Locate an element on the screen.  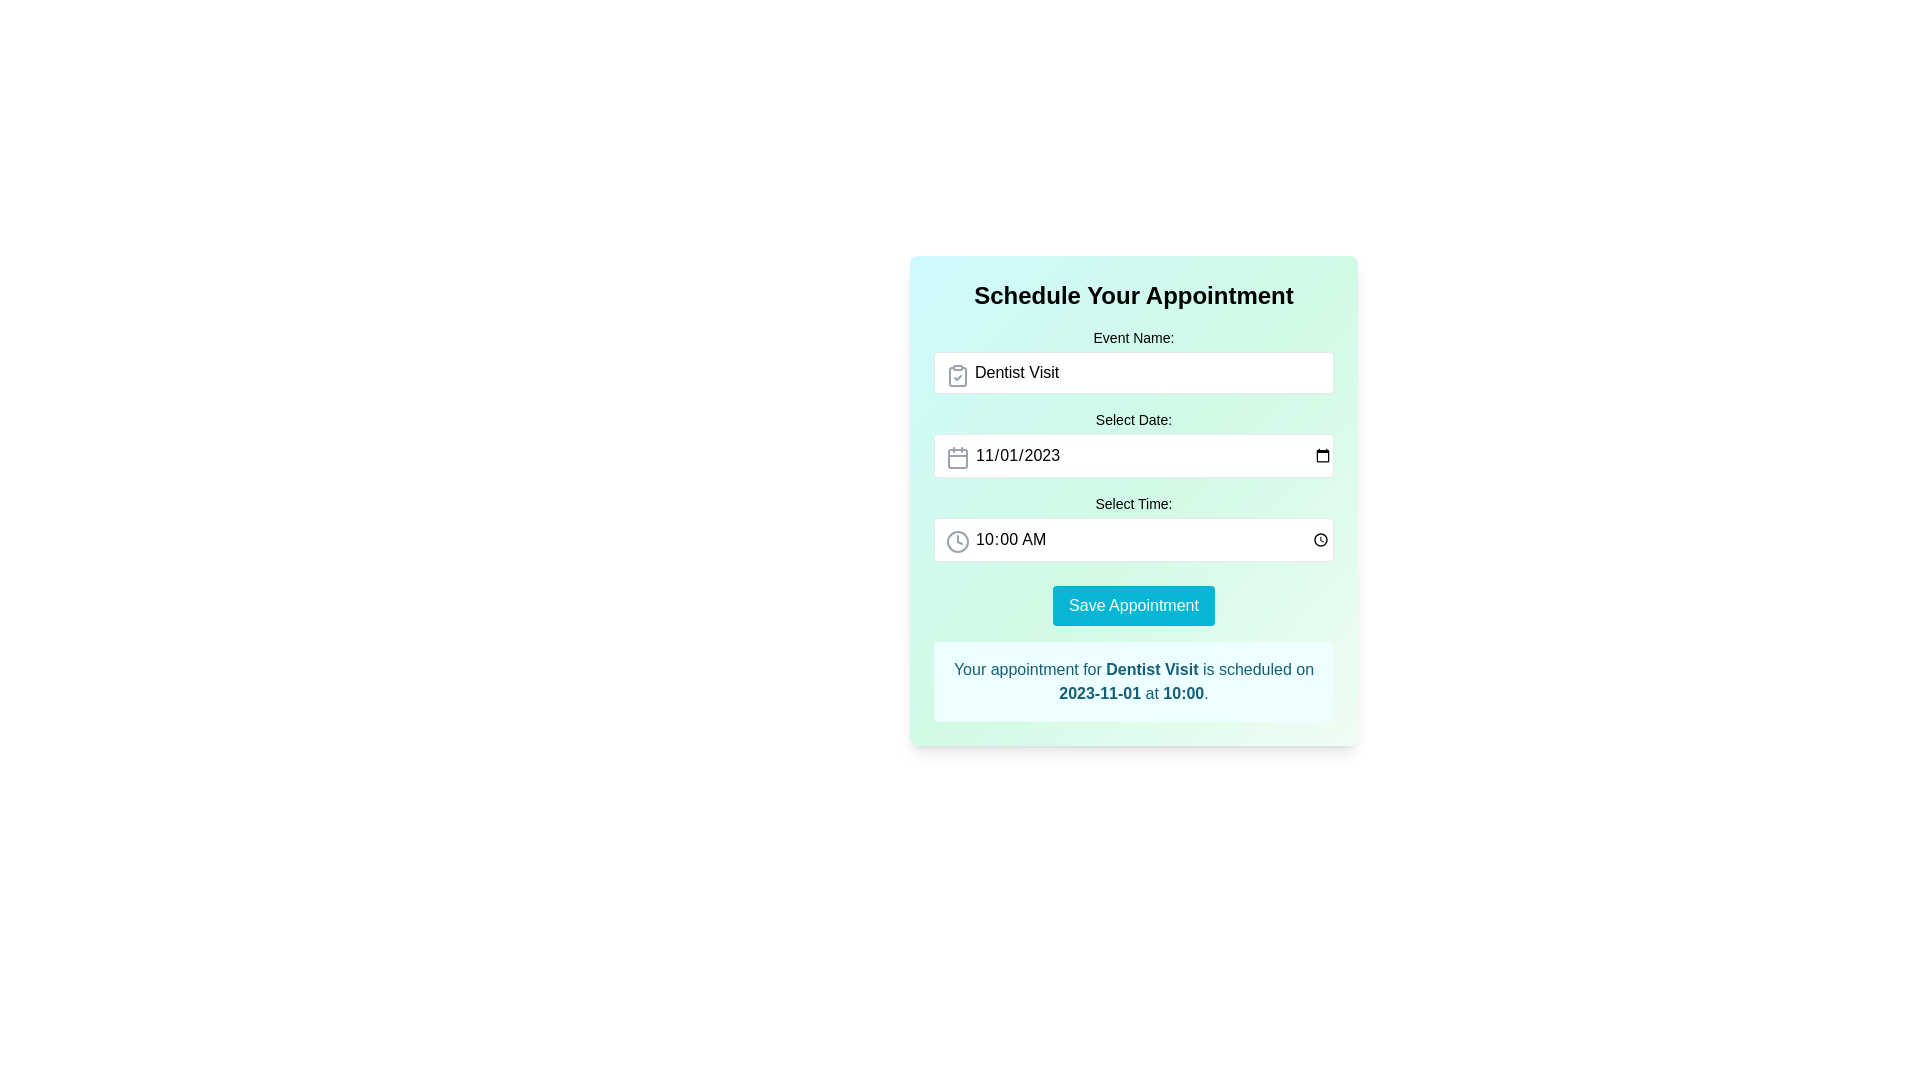
the Text Display or Informational Label that shows the appointment details, which is located at the lower section of the interface with a cyan background and rounded borders is located at coordinates (1133, 681).